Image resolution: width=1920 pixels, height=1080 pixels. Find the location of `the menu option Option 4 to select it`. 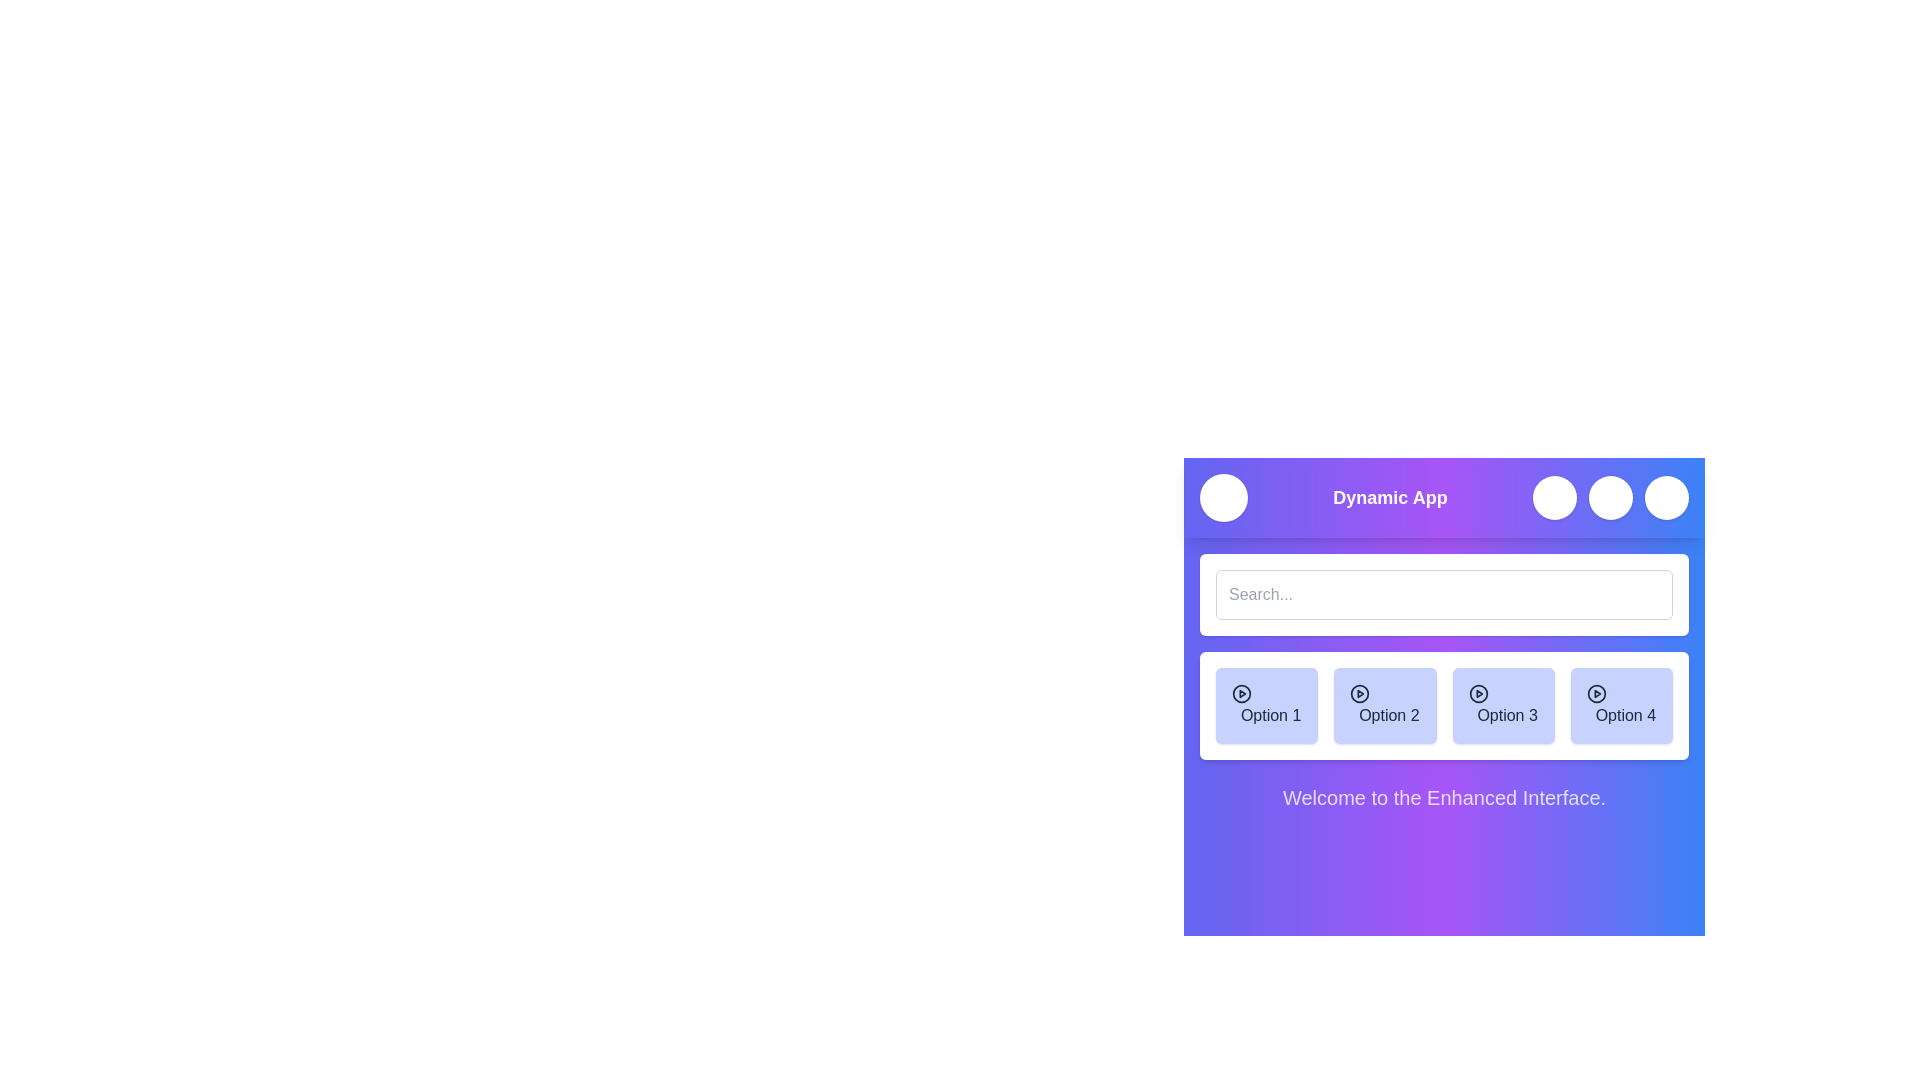

the menu option Option 4 to select it is located at coordinates (1621, 704).